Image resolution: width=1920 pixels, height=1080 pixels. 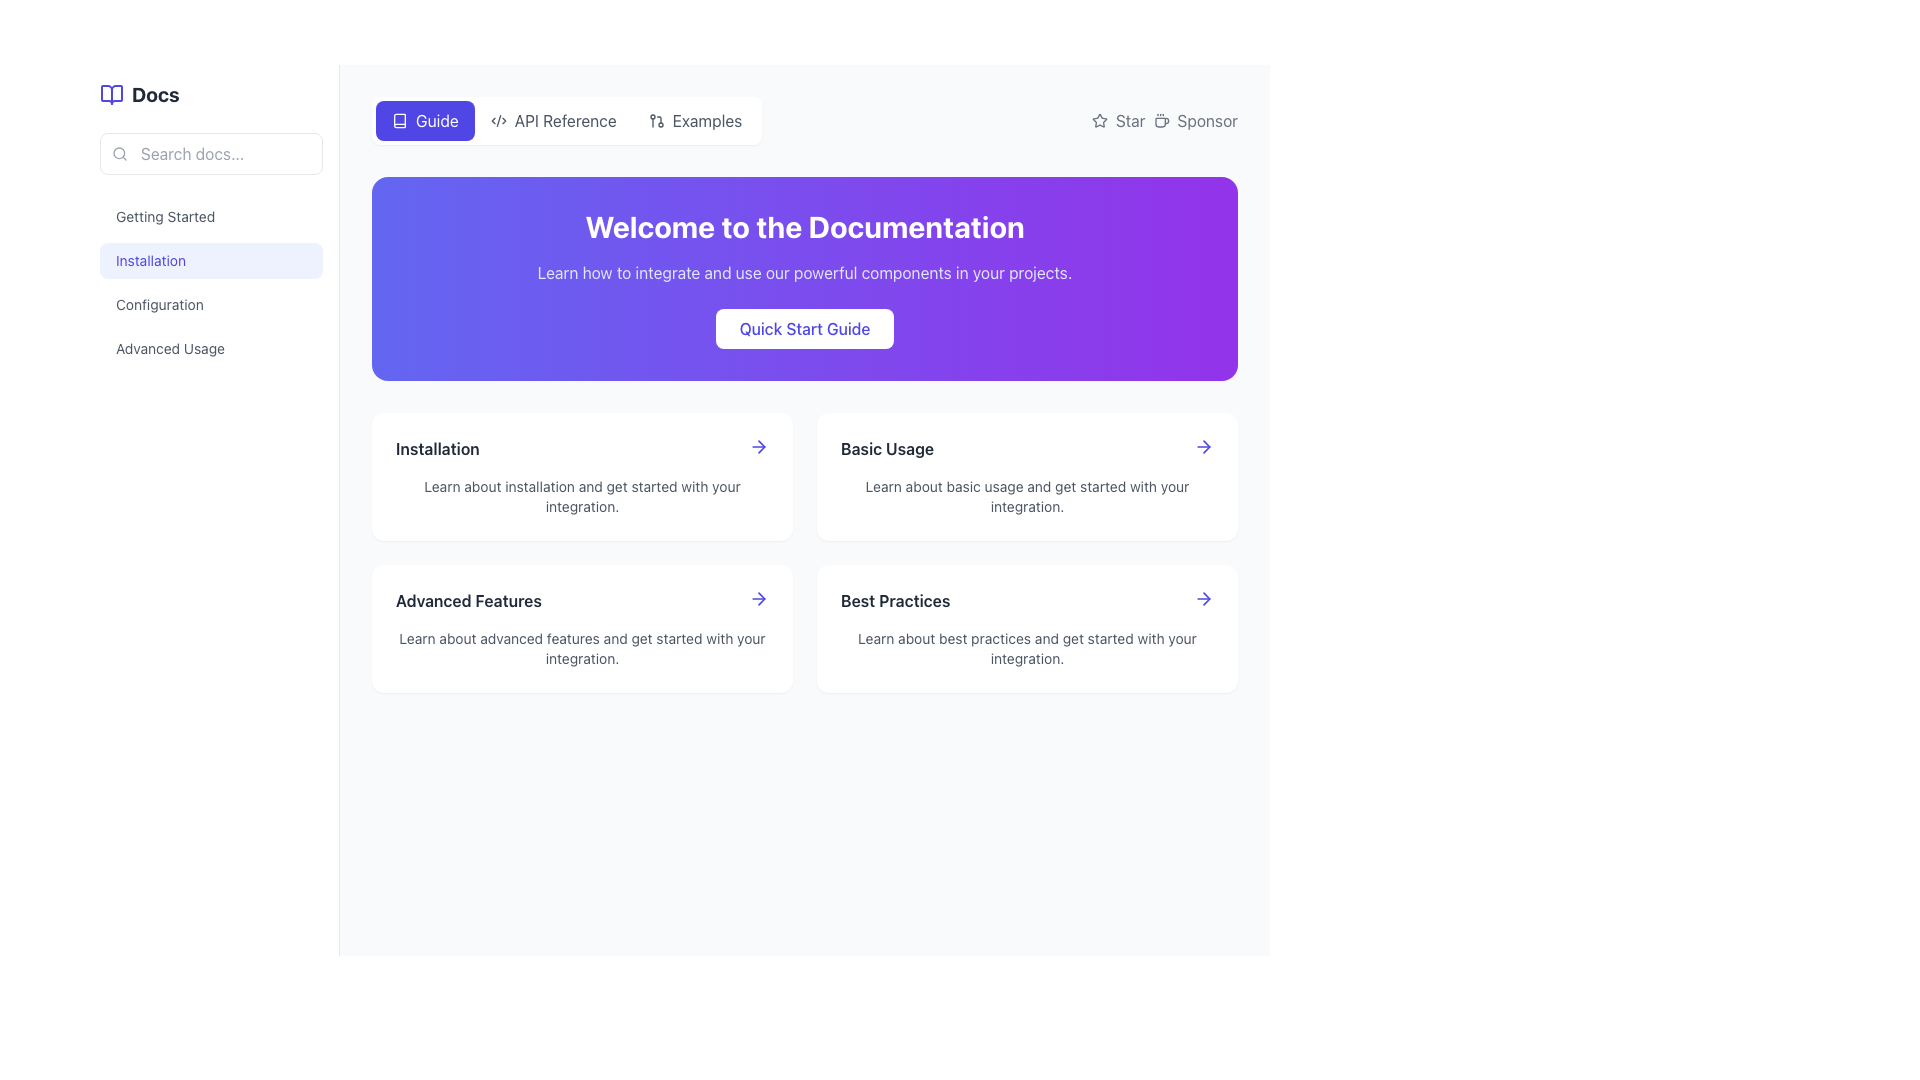 What do you see at coordinates (564, 120) in the screenshot?
I see `the 'API Reference' text label within the horizontal navigation bar` at bounding box center [564, 120].